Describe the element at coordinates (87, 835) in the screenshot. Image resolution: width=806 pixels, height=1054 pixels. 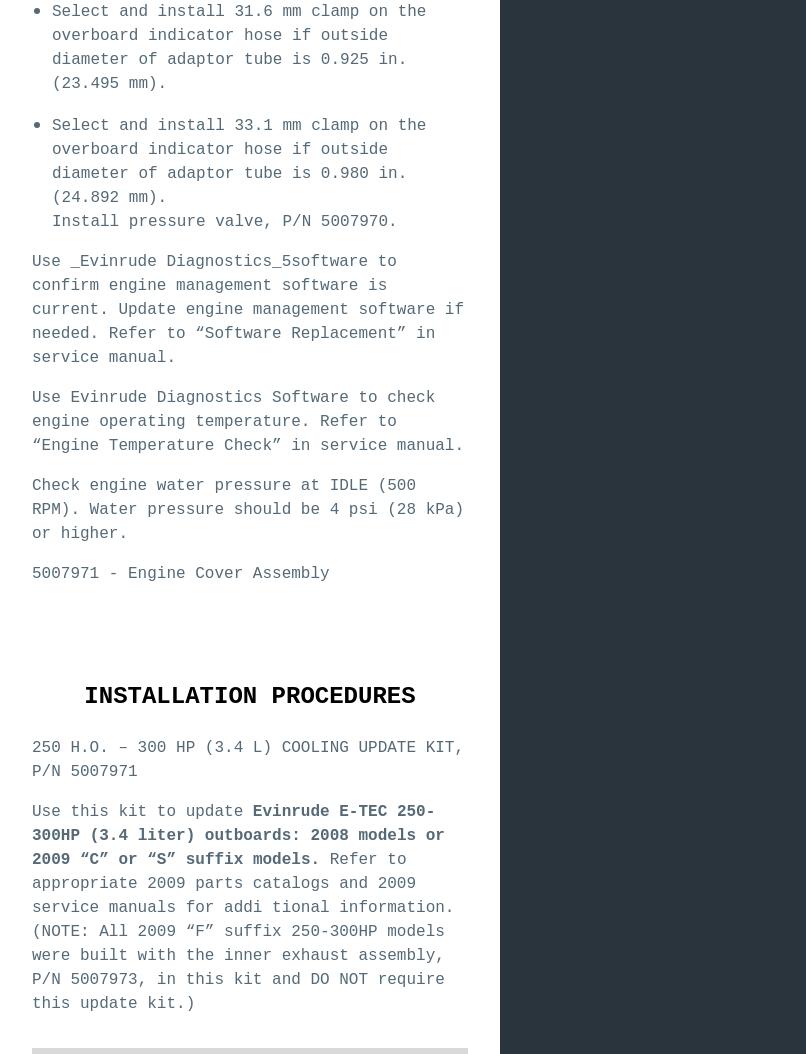
I see `'(3.4'` at that location.